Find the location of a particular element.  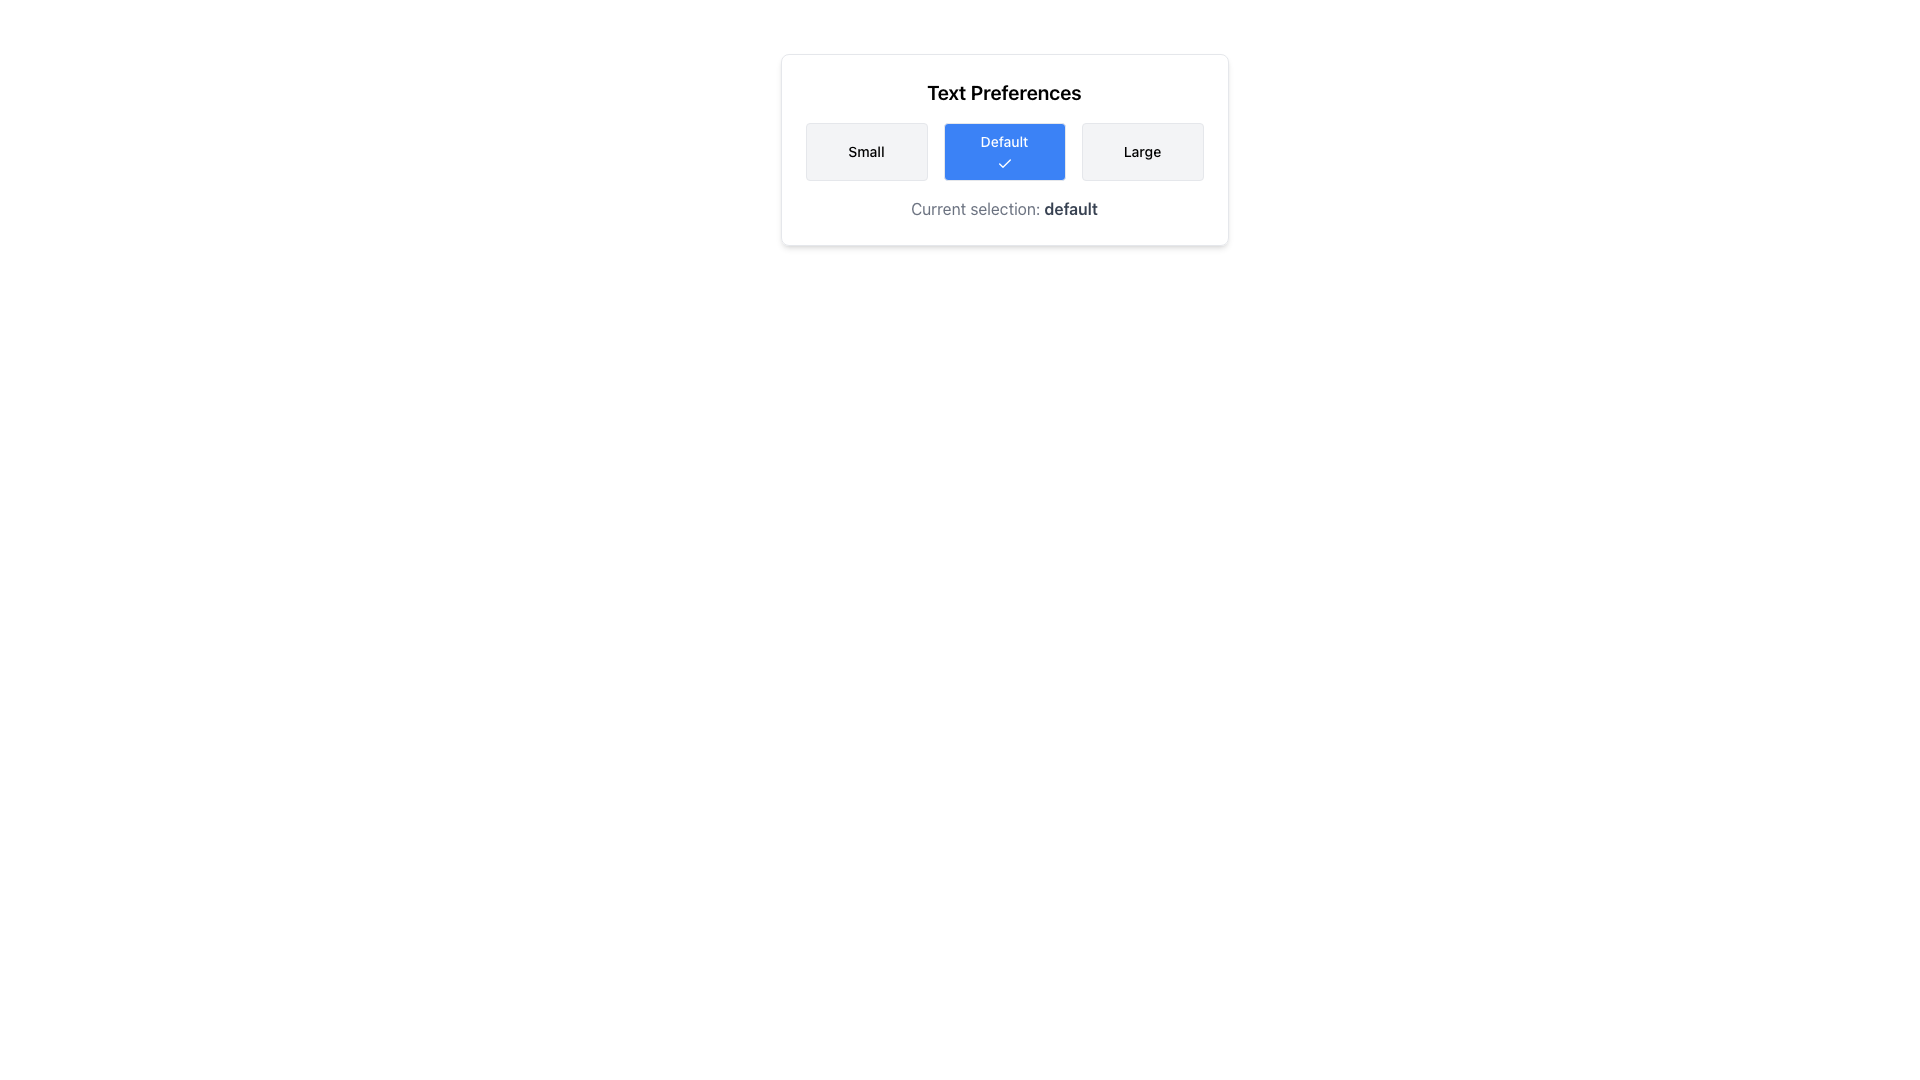

the selection status represented by the checkmark icon located at the bottom-center of the blue 'Default' button in the text size selection group is located at coordinates (1004, 163).